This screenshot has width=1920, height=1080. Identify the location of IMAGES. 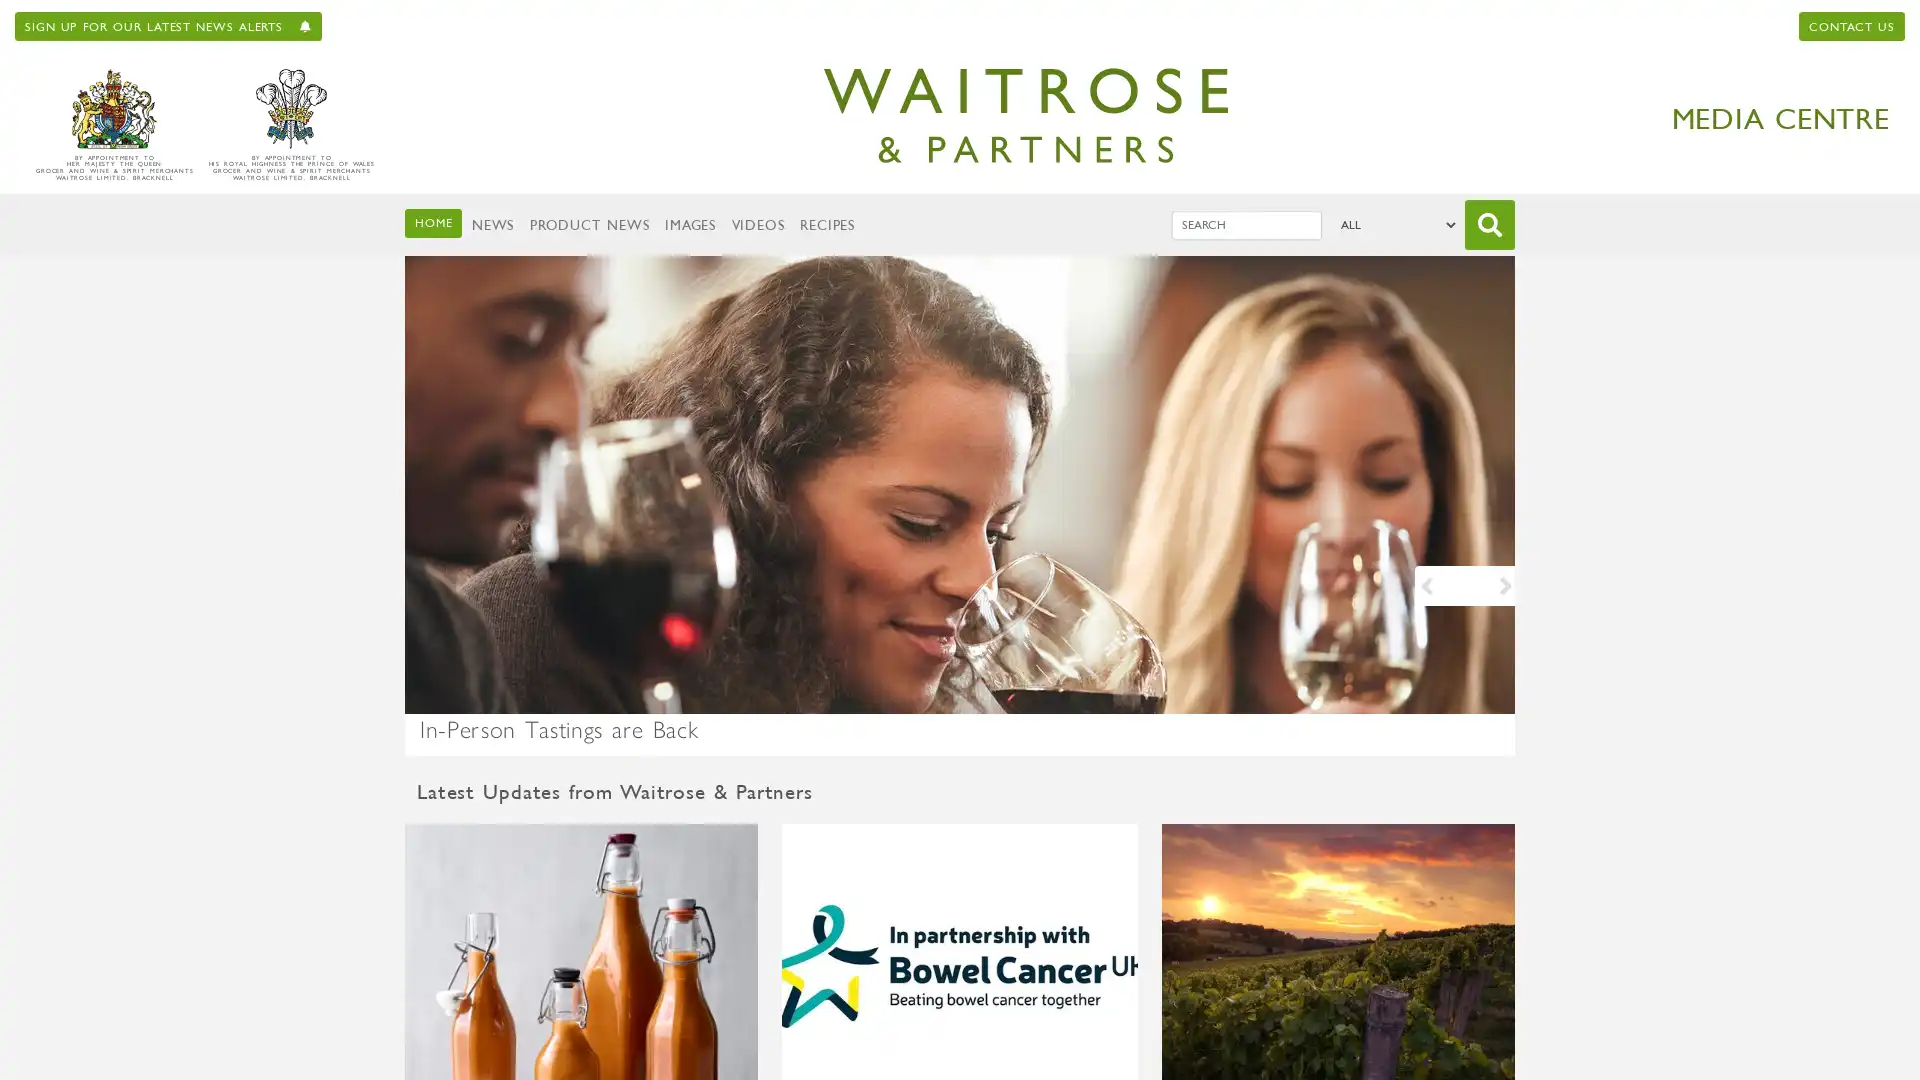
(690, 224).